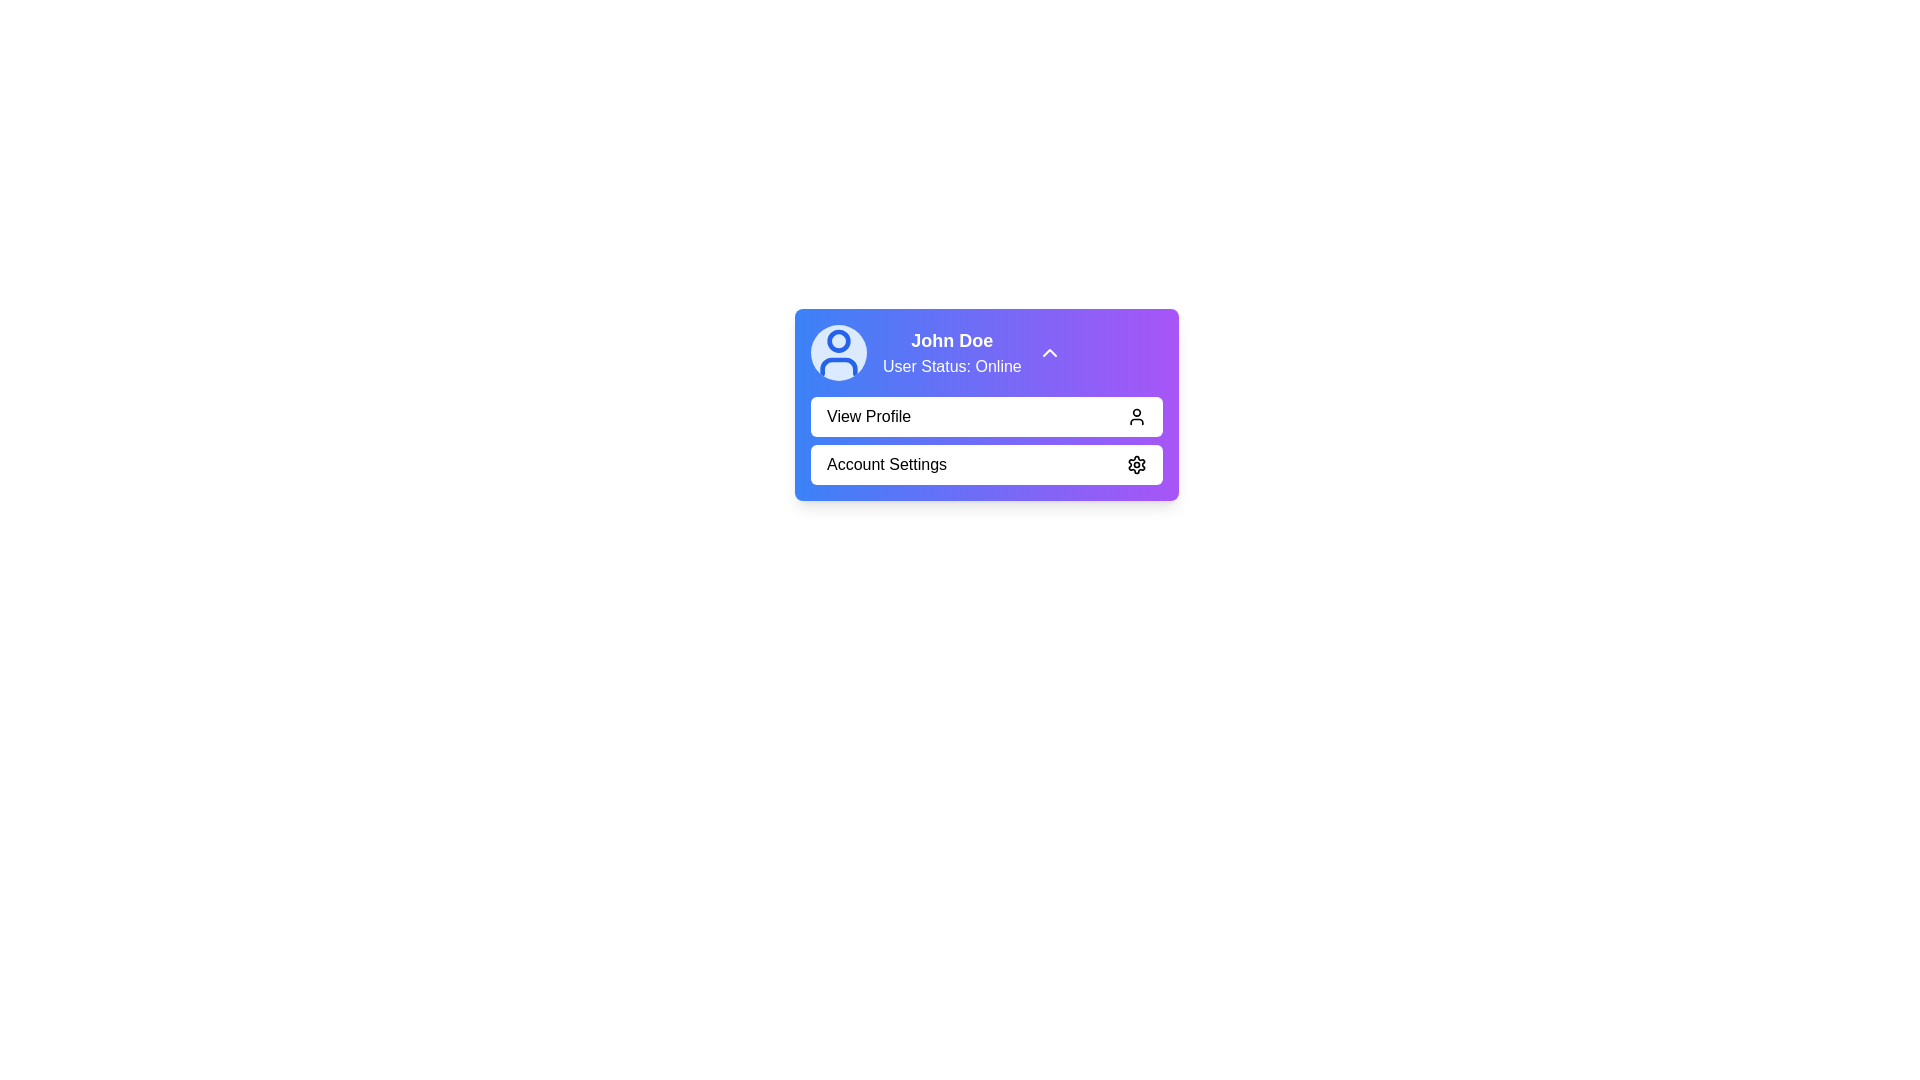 The image size is (1920, 1080). What do you see at coordinates (839, 339) in the screenshot?
I see `the circular icon representing the user's avatar in the profile card, which is centrally positioned within the user profile icon` at bounding box center [839, 339].